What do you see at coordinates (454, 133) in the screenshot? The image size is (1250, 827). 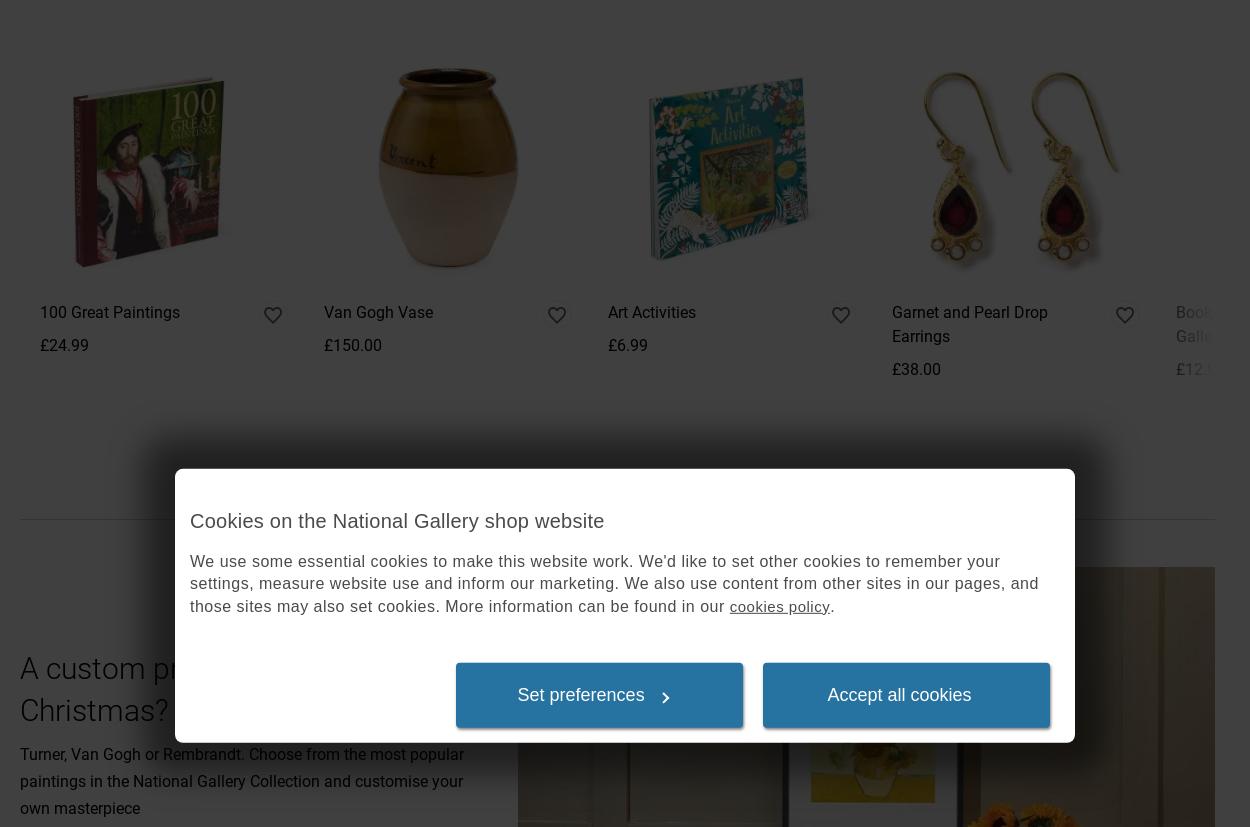 I see `'About us'` at bounding box center [454, 133].